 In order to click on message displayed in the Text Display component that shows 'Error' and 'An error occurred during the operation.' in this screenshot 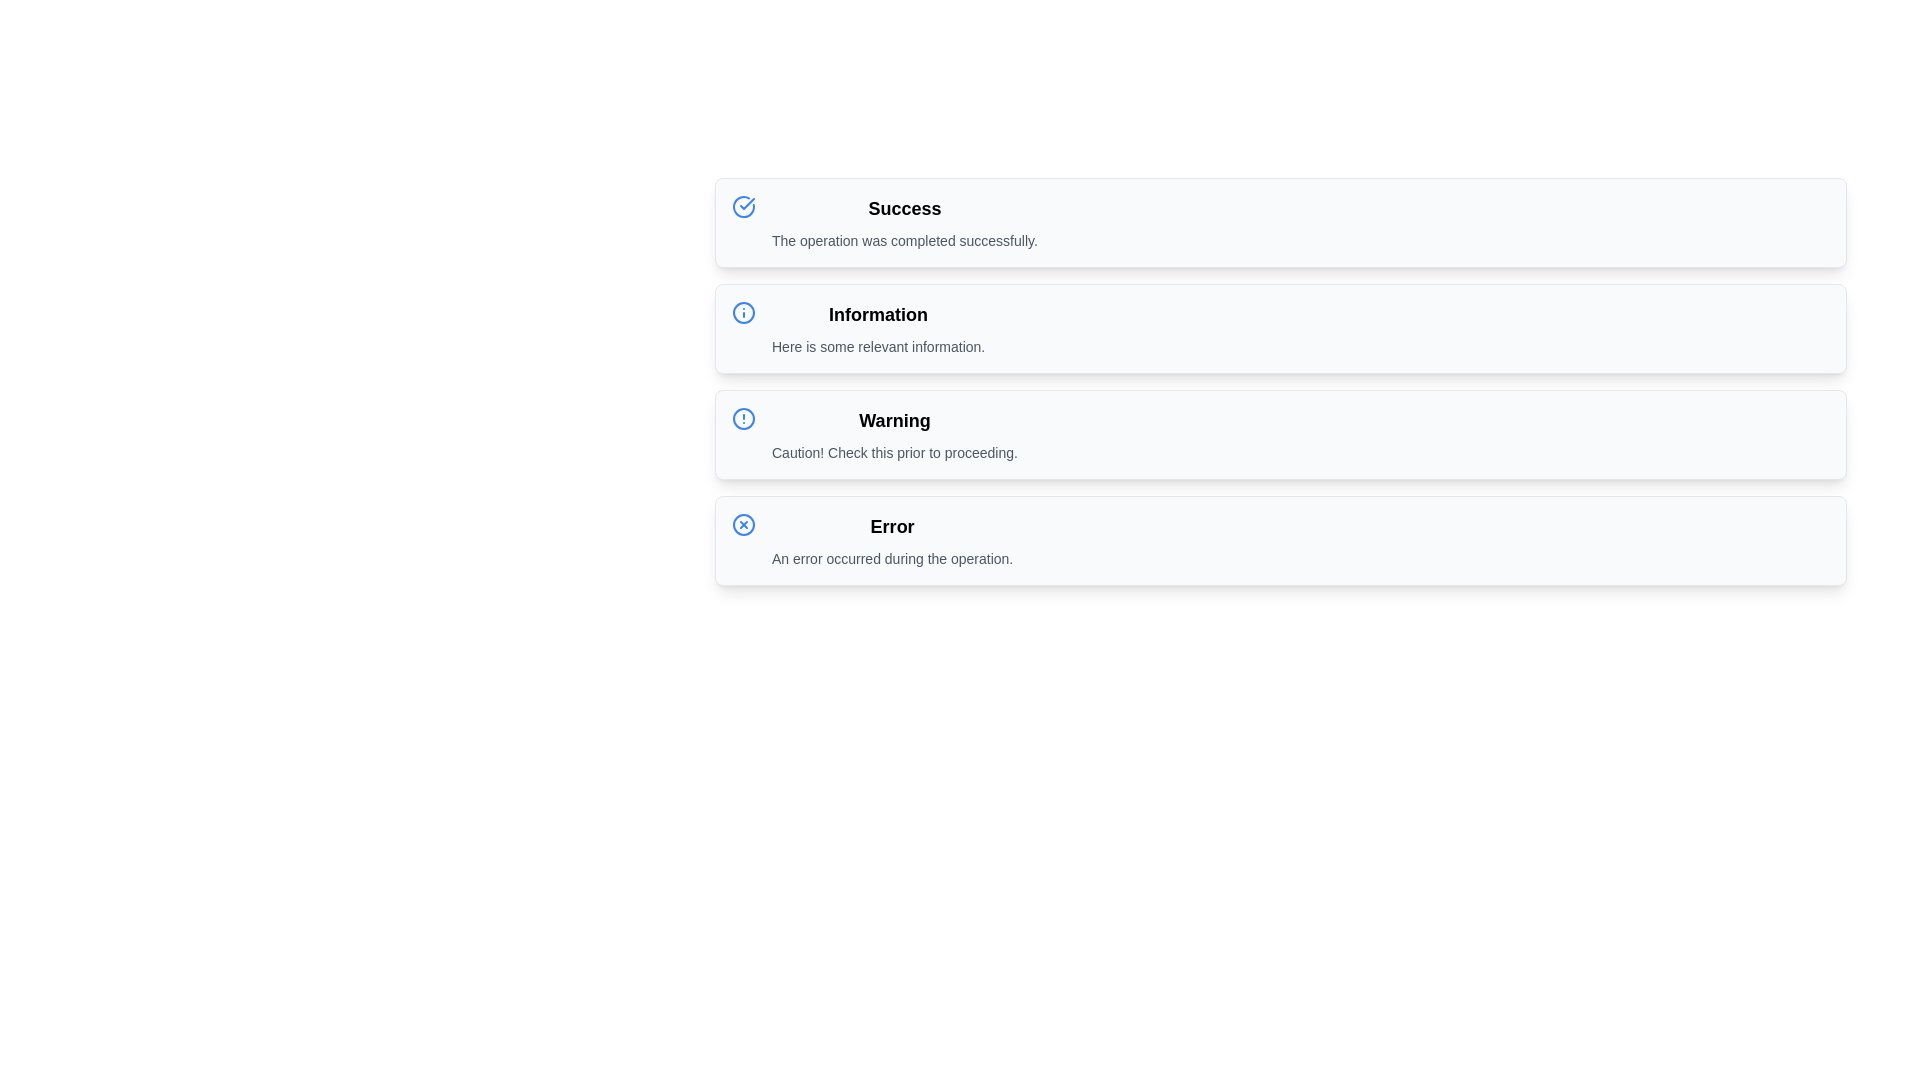, I will do `click(891, 540)`.